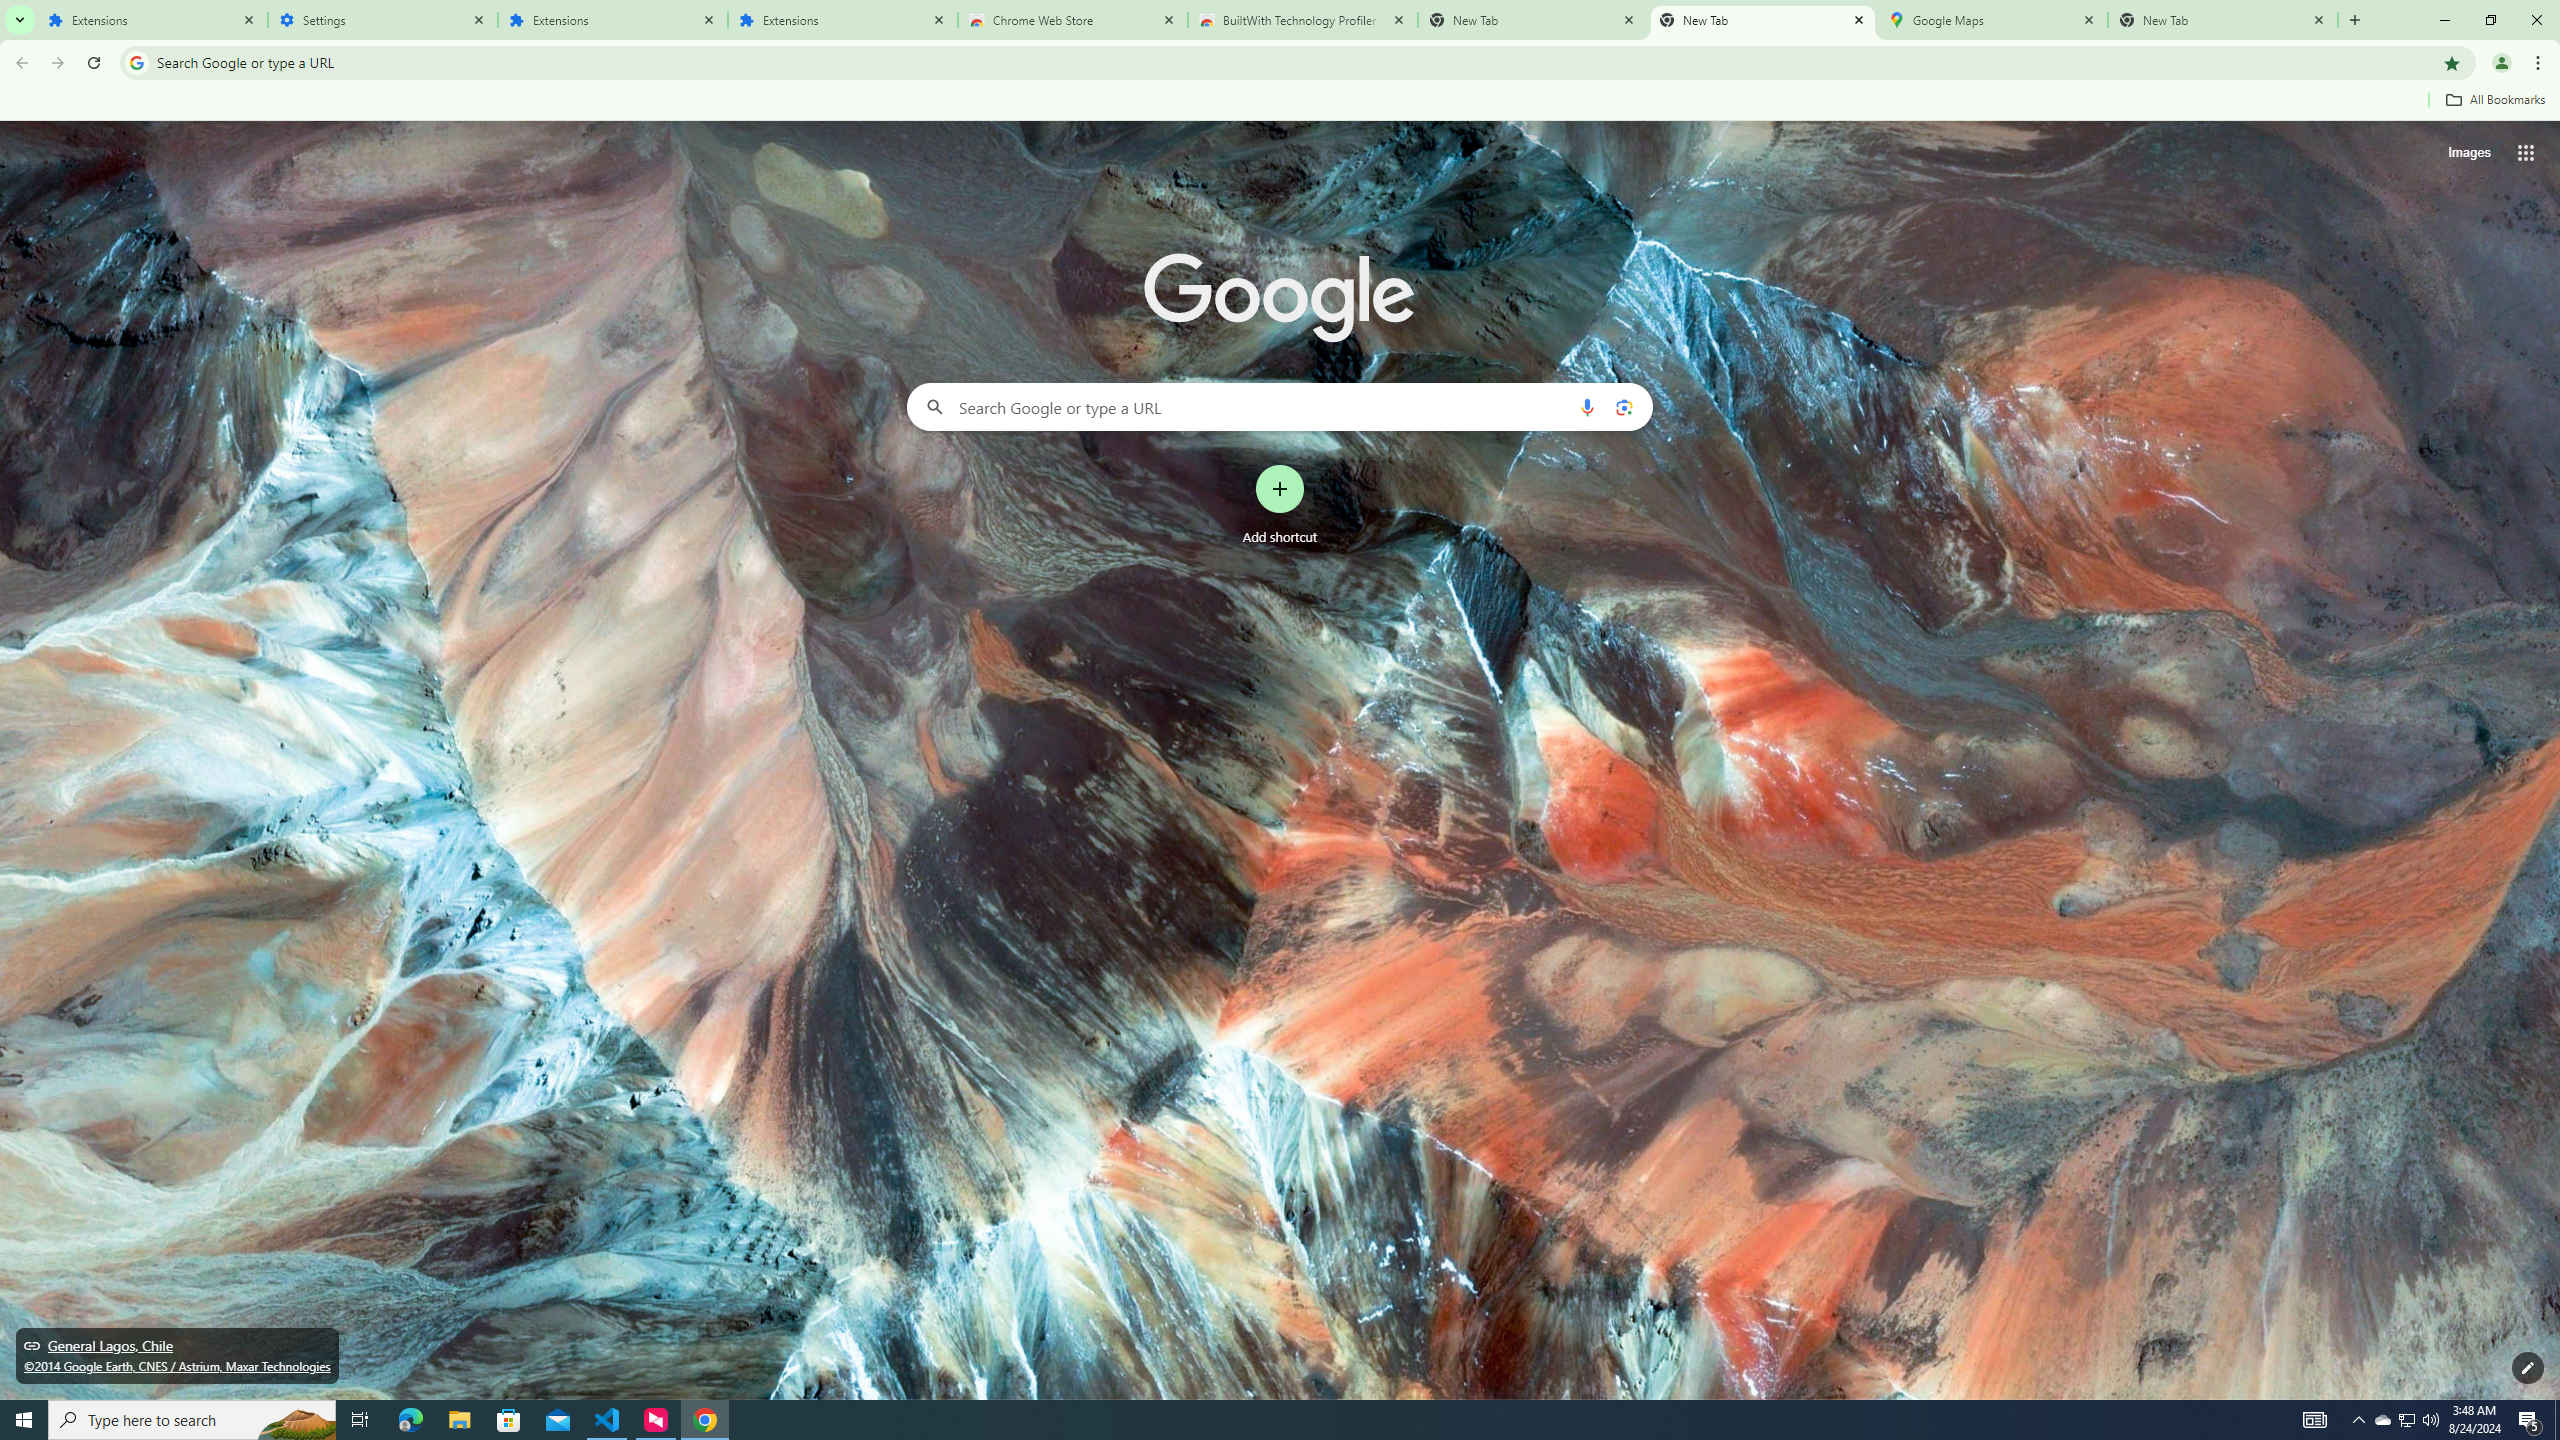  I want to click on 'Google Maps', so click(1992, 19).